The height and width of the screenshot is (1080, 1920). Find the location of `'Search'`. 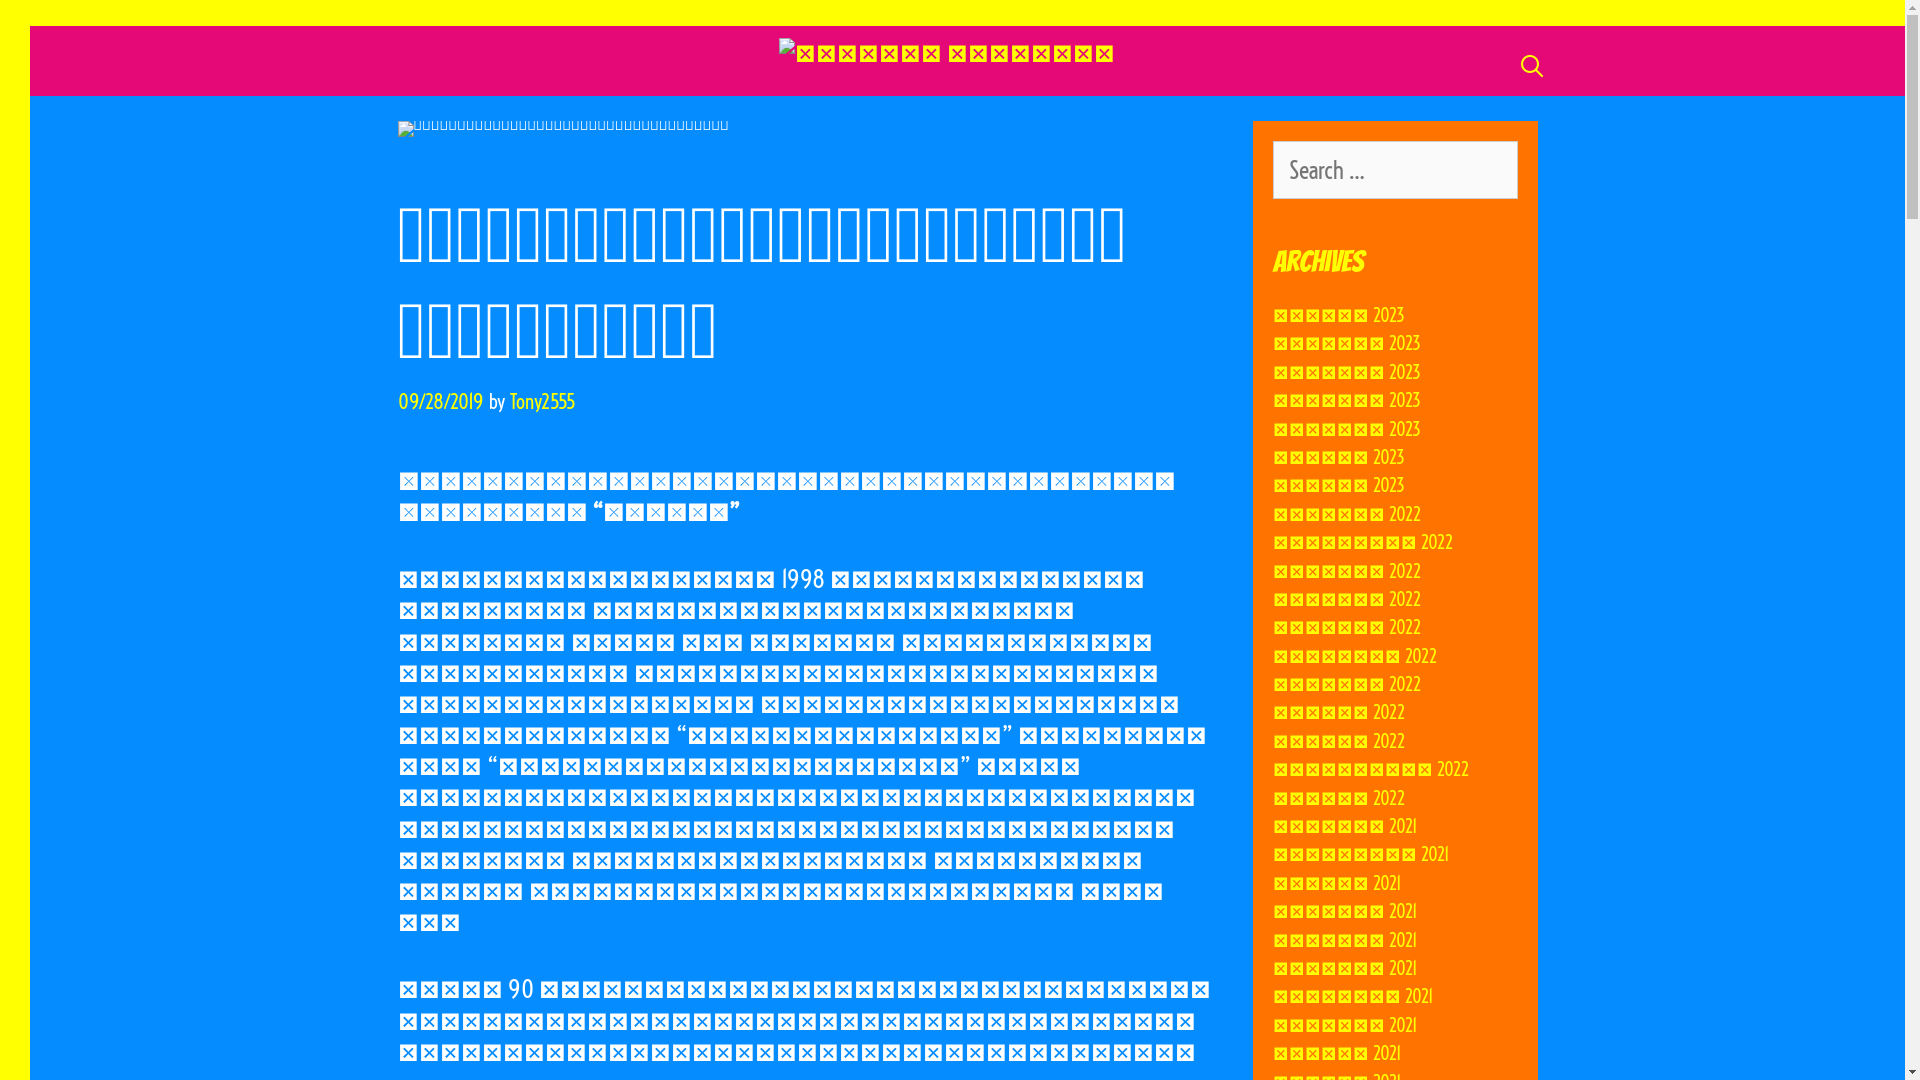

'Search' is located at coordinates (19, 30).